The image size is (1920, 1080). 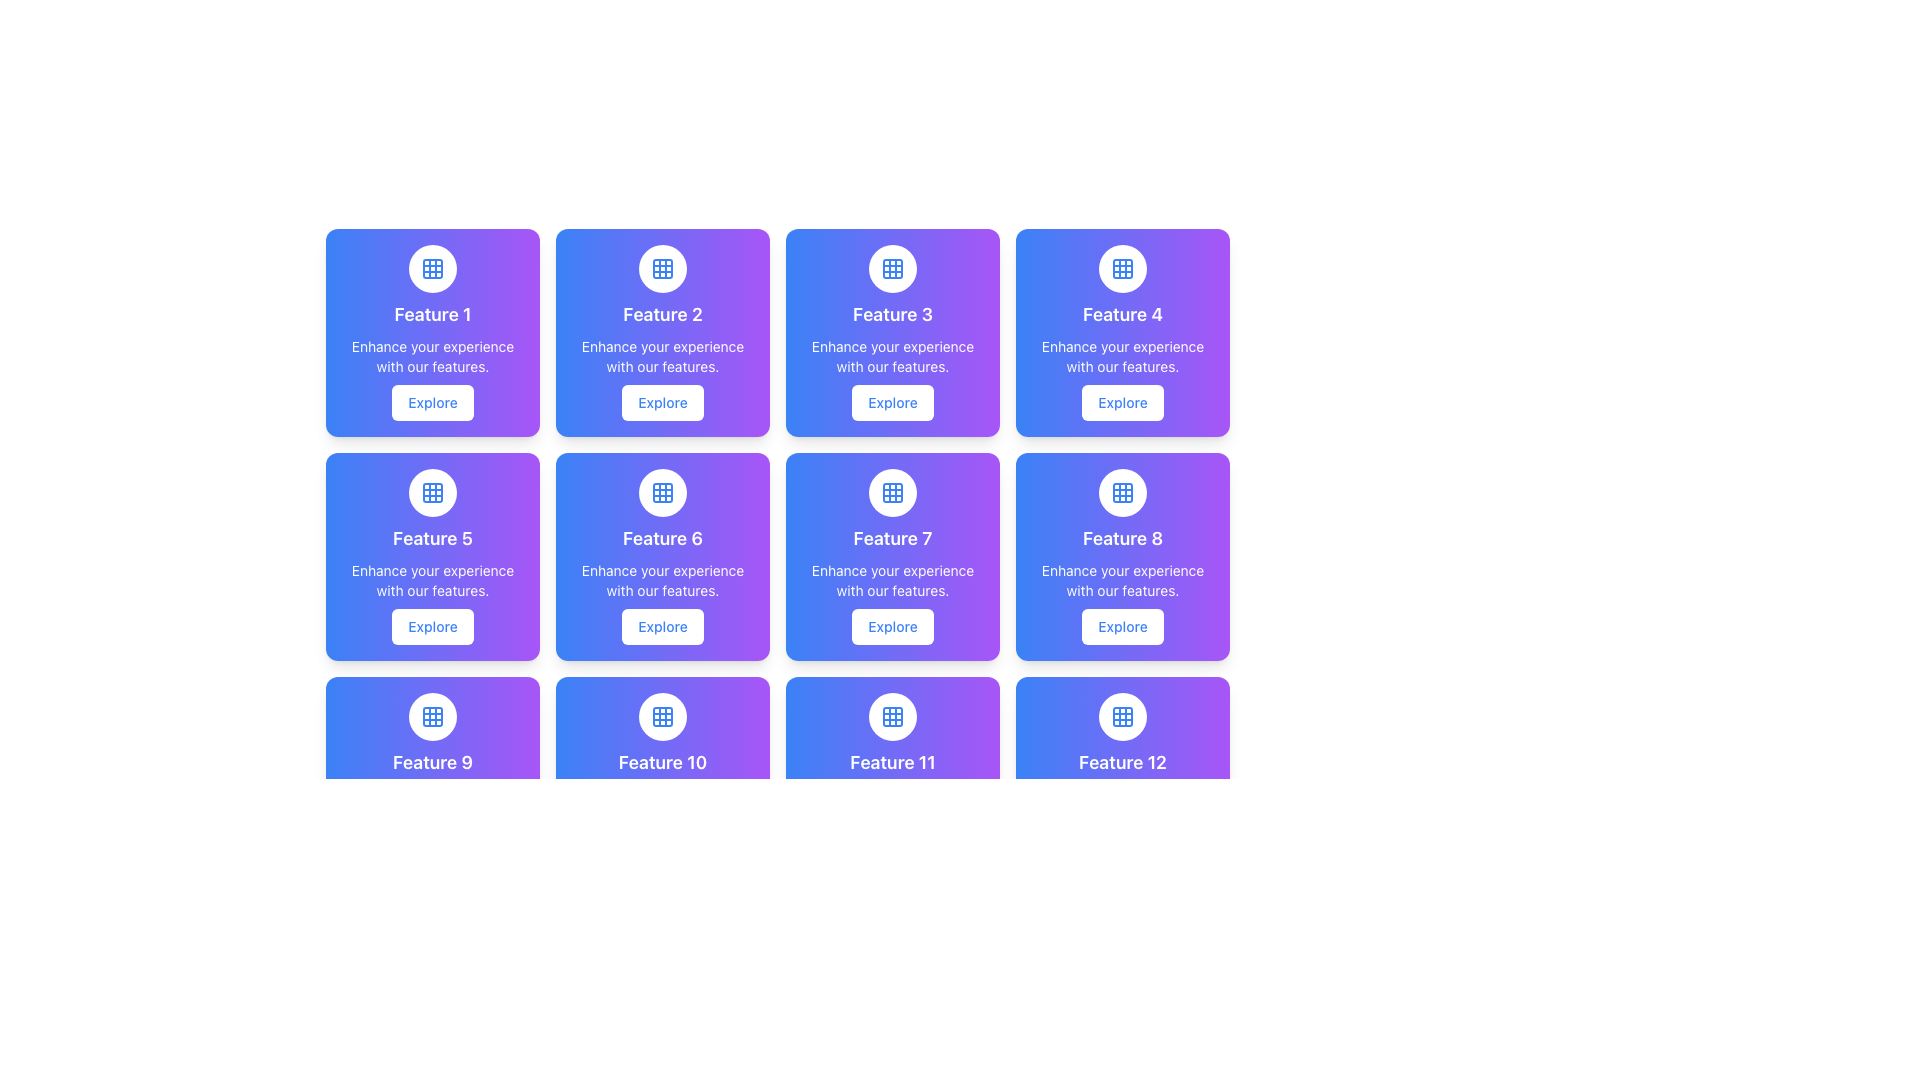 I want to click on the button beneath the text 'Enhance your experience with our features.' in the 'Feature 2' card, so click(x=662, y=402).